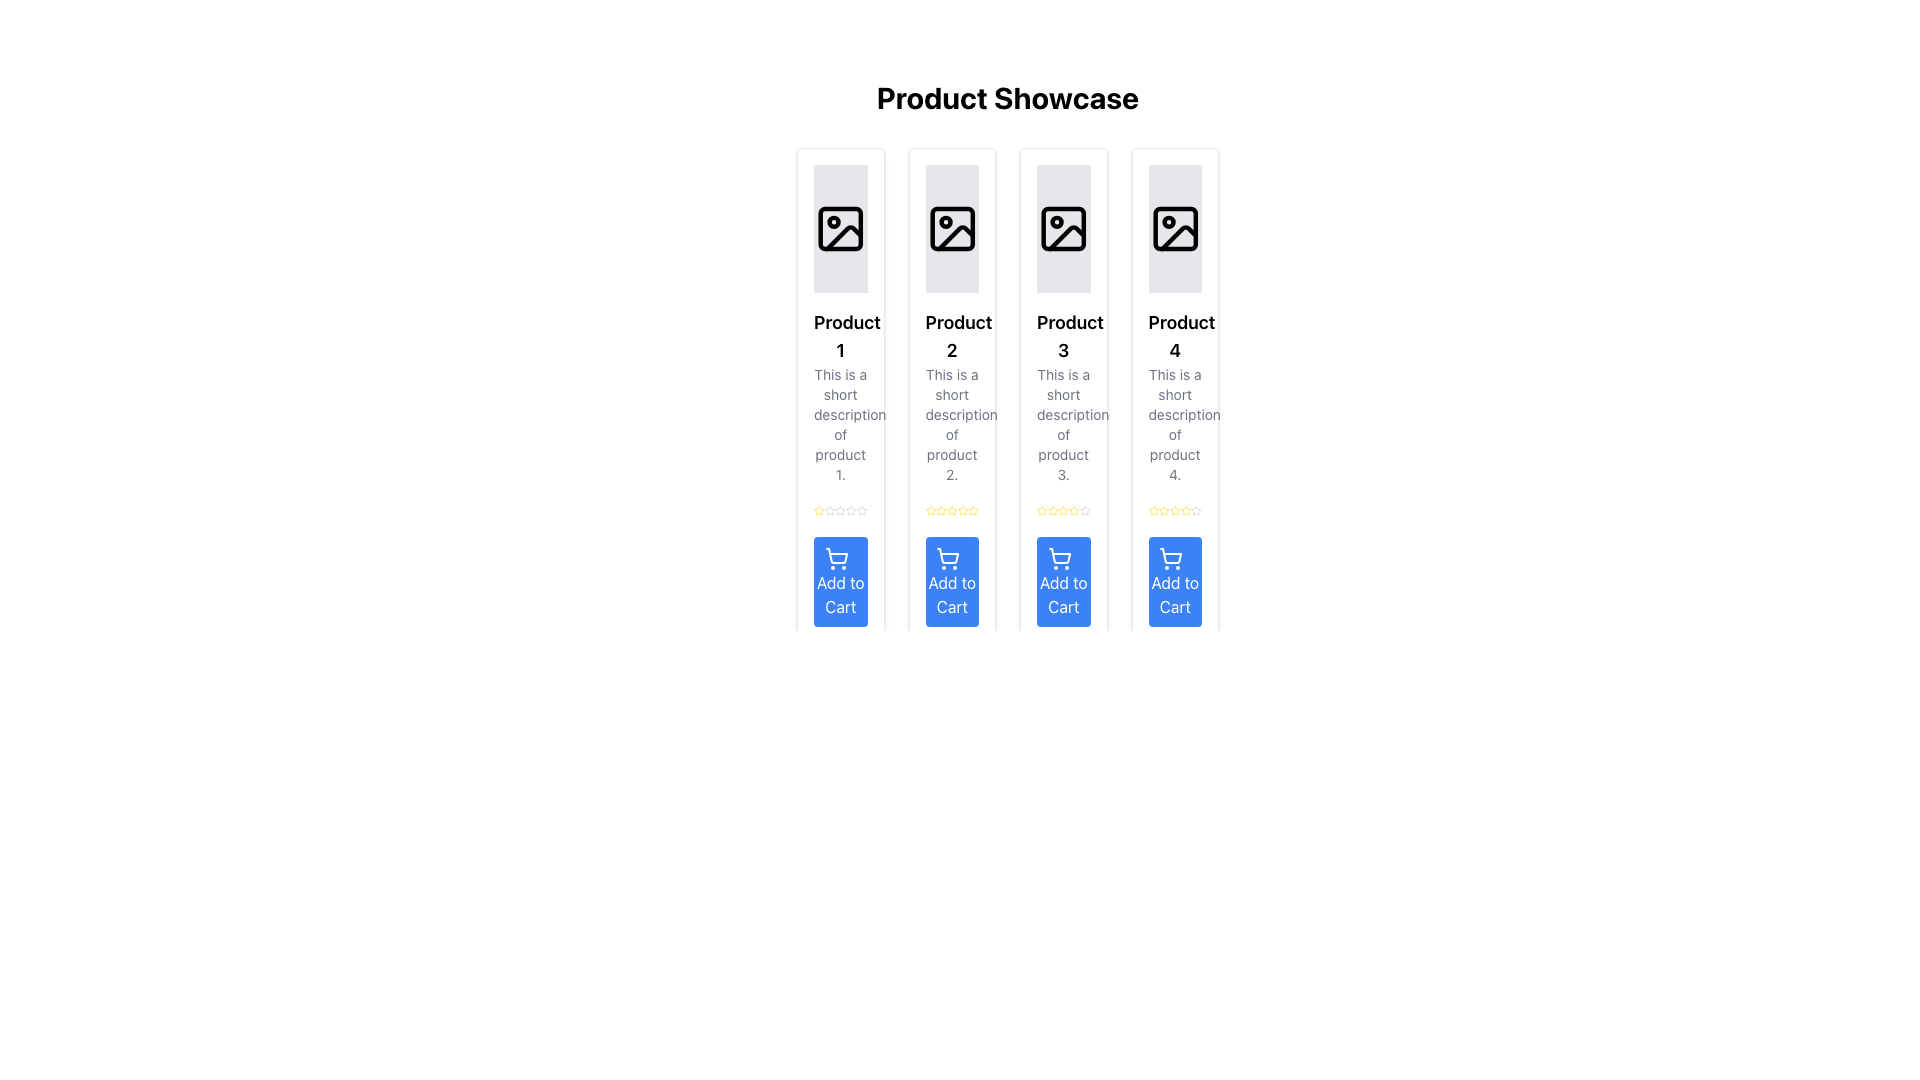  I want to click on text block containing the sentence 'This is a short description of product 1.' which is styled in a smaller gray font and located under the title 'Product 1' and above the rating indicator in the first product card, so click(840, 423).